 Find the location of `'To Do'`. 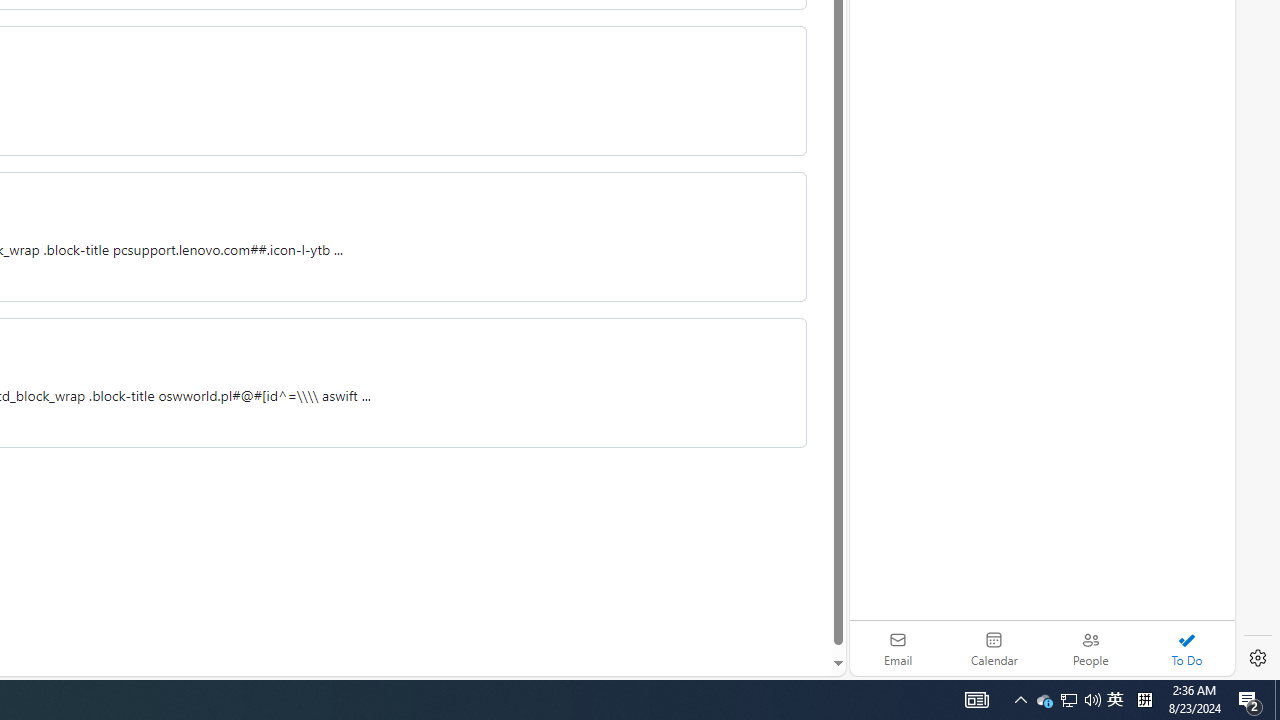

'To Do' is located at coordinates (1186, 648).